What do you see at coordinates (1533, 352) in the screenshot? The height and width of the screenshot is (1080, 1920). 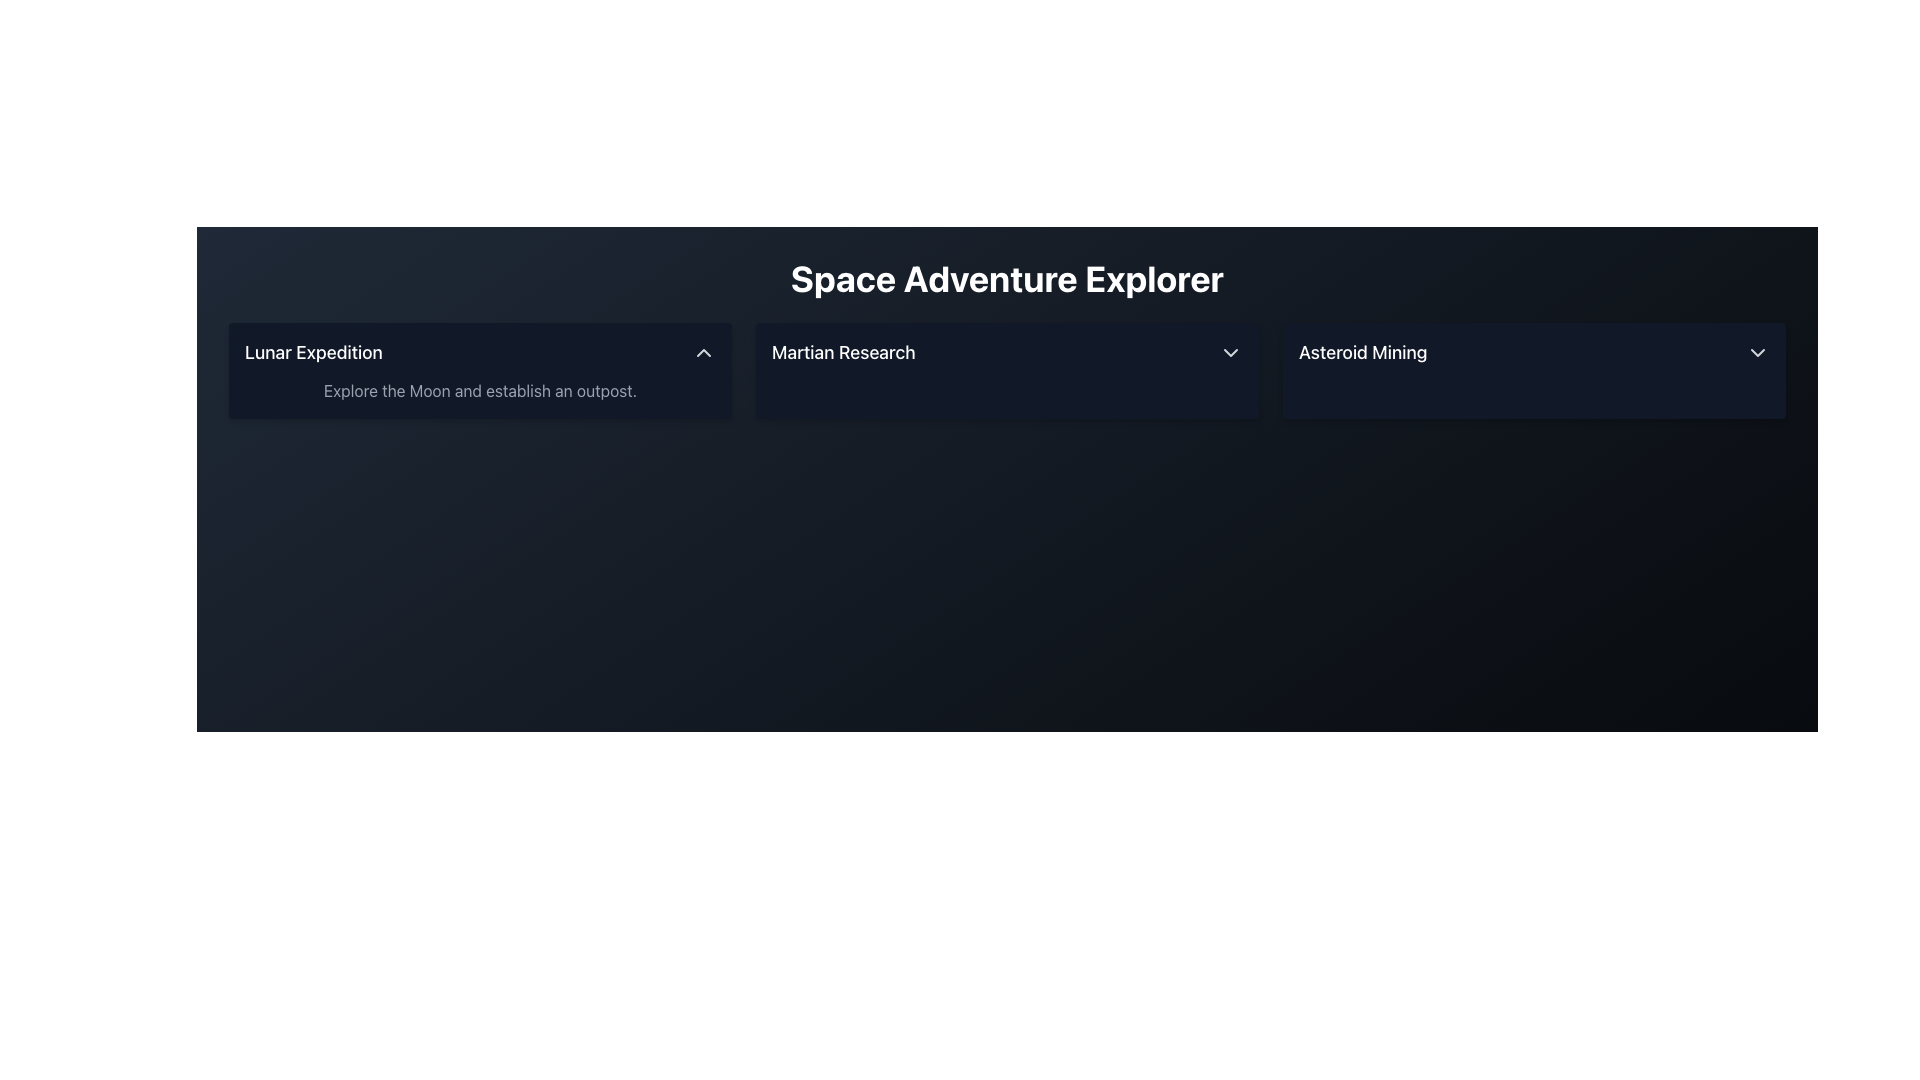 I see `the 'Asteroid Mining' dropdown menu` at bounding box center [1533, 352].